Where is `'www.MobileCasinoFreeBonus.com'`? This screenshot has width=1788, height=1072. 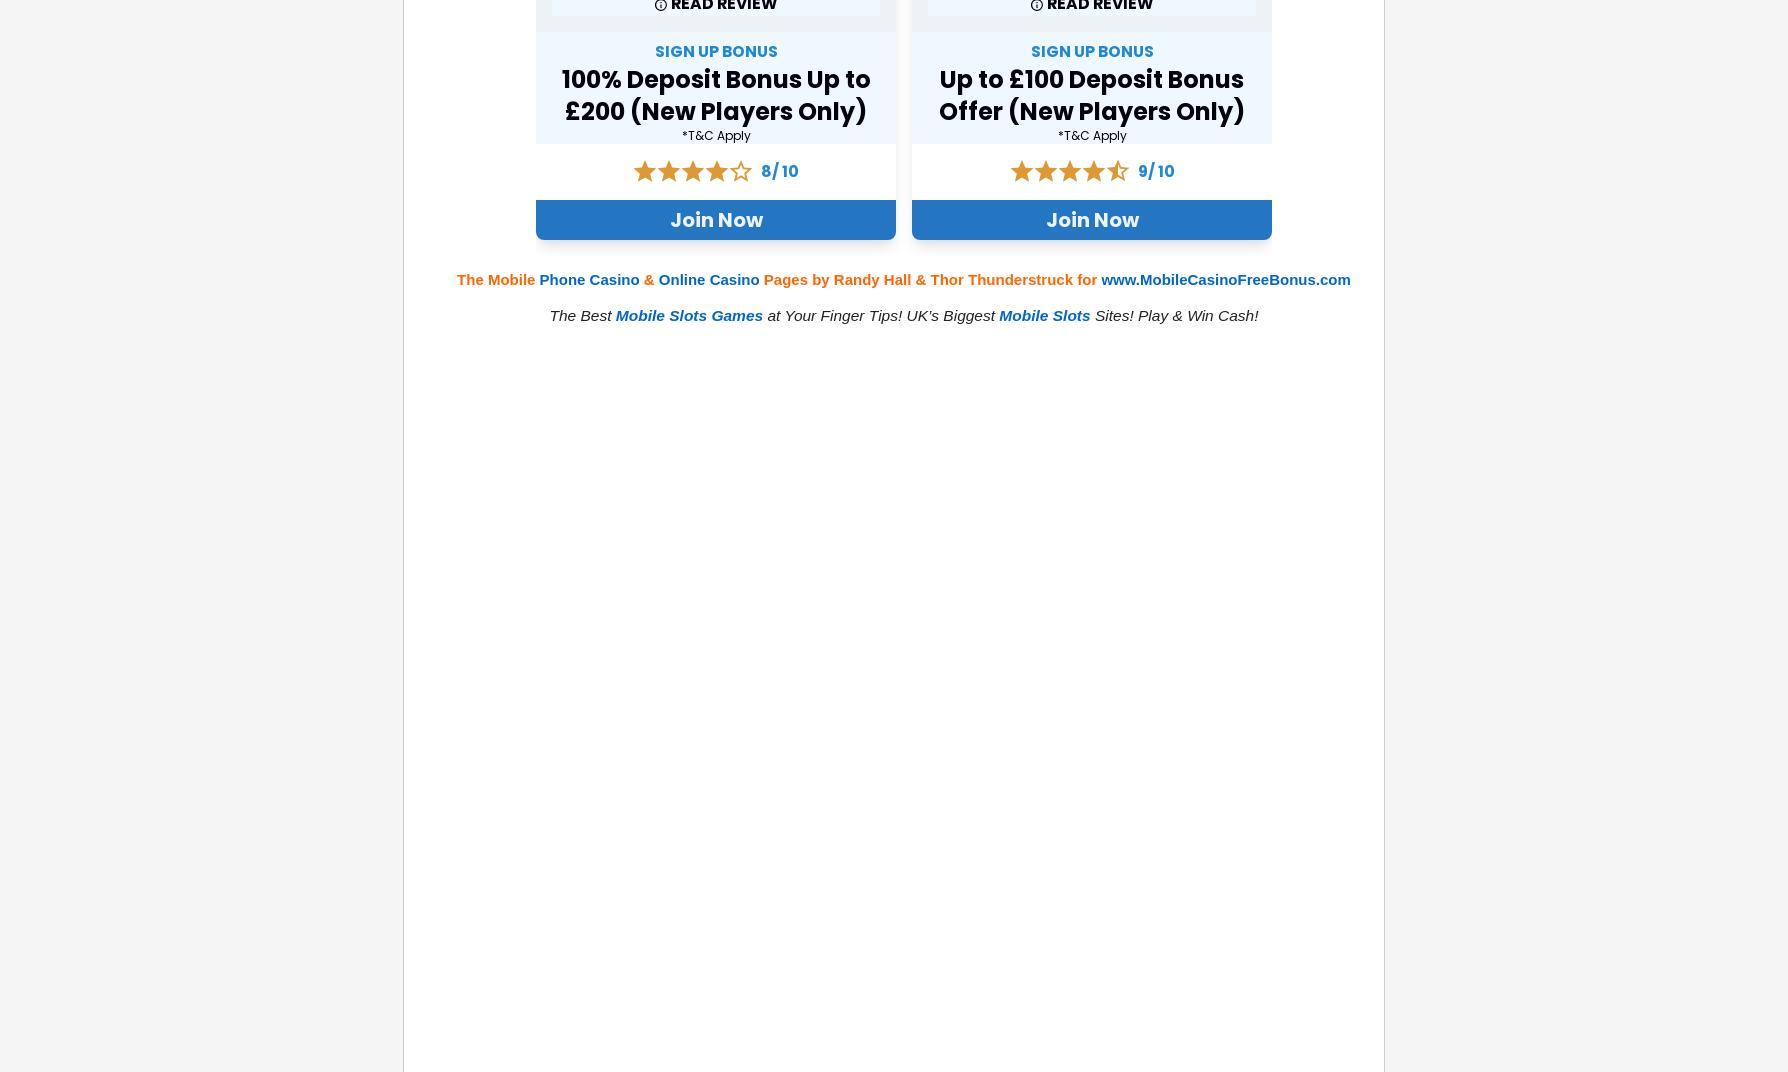 'www.MobileCasinoFreeBonus.com' is located at coordinates (1224, 278).